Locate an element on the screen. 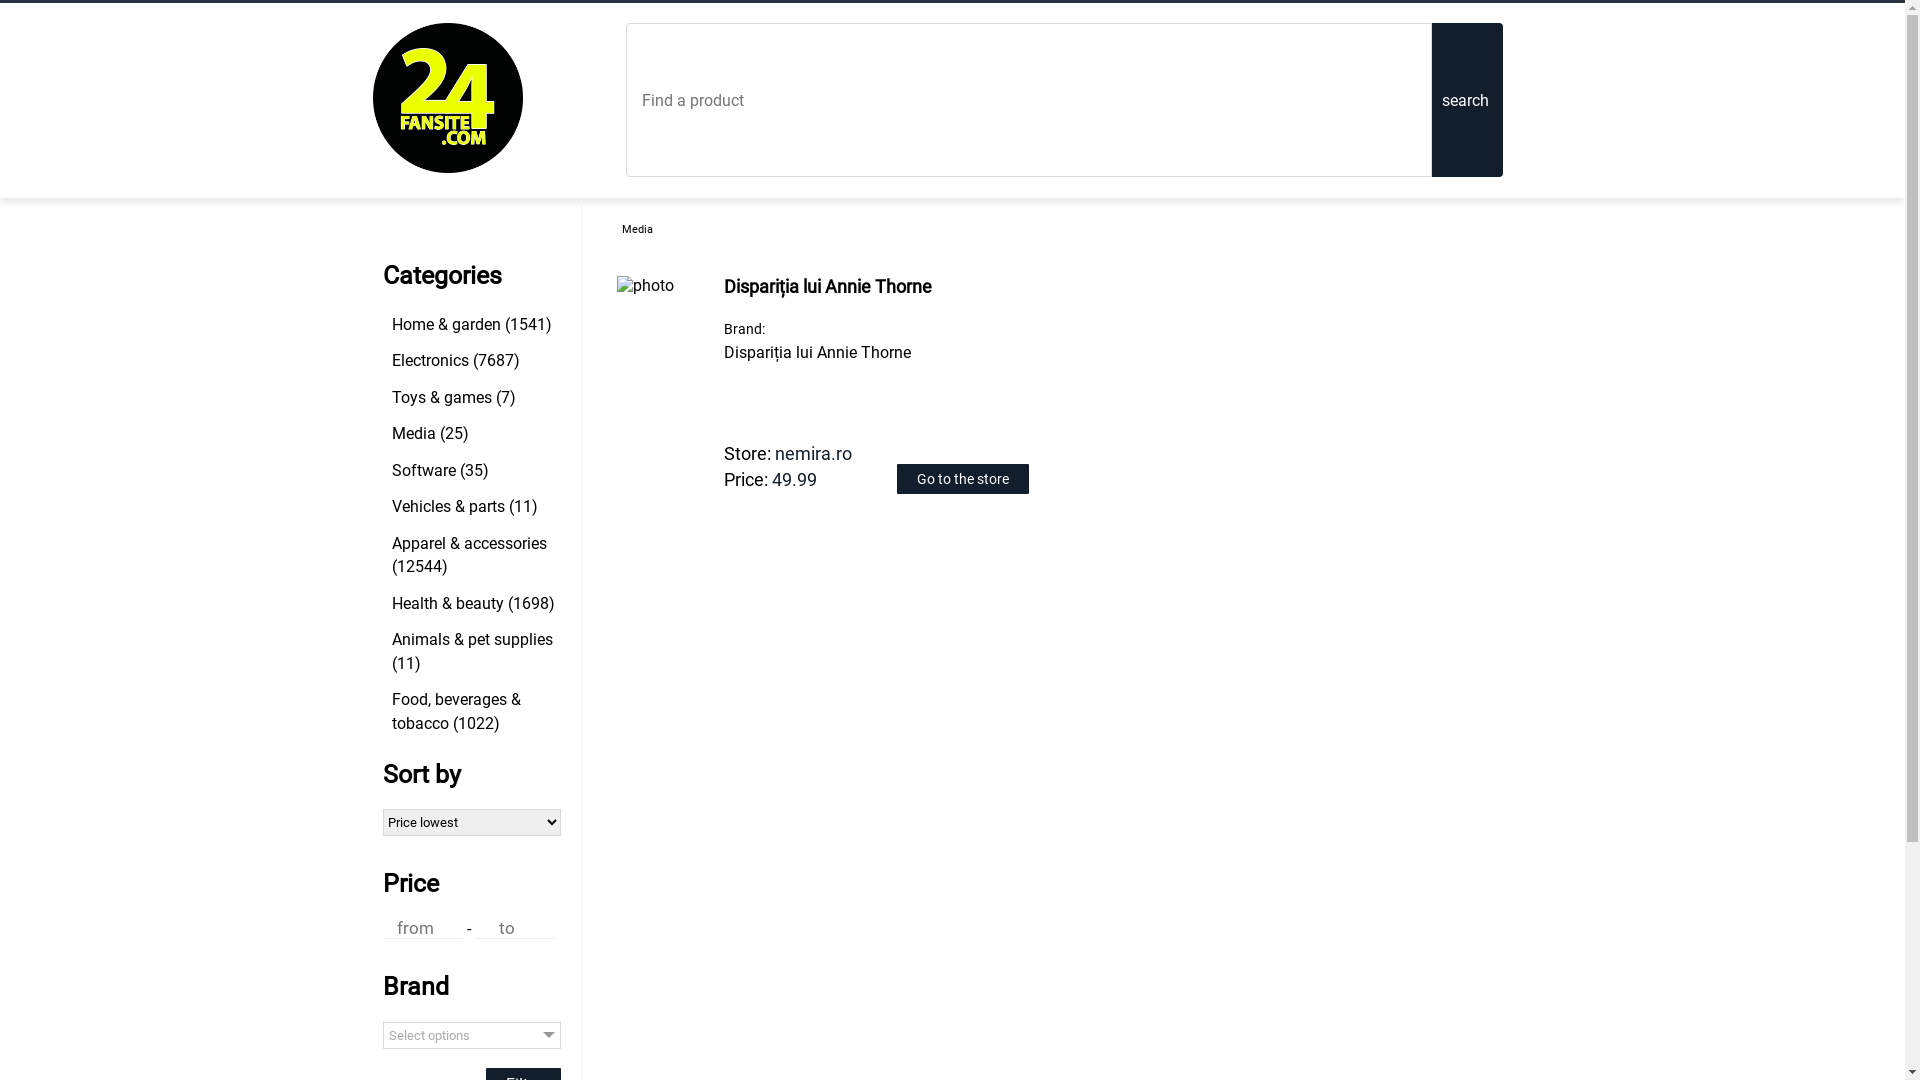 The height and width of the screenshot is (1080, 1920). 'Animals & pet supplies (11)' is located at coordinates (473, 651).